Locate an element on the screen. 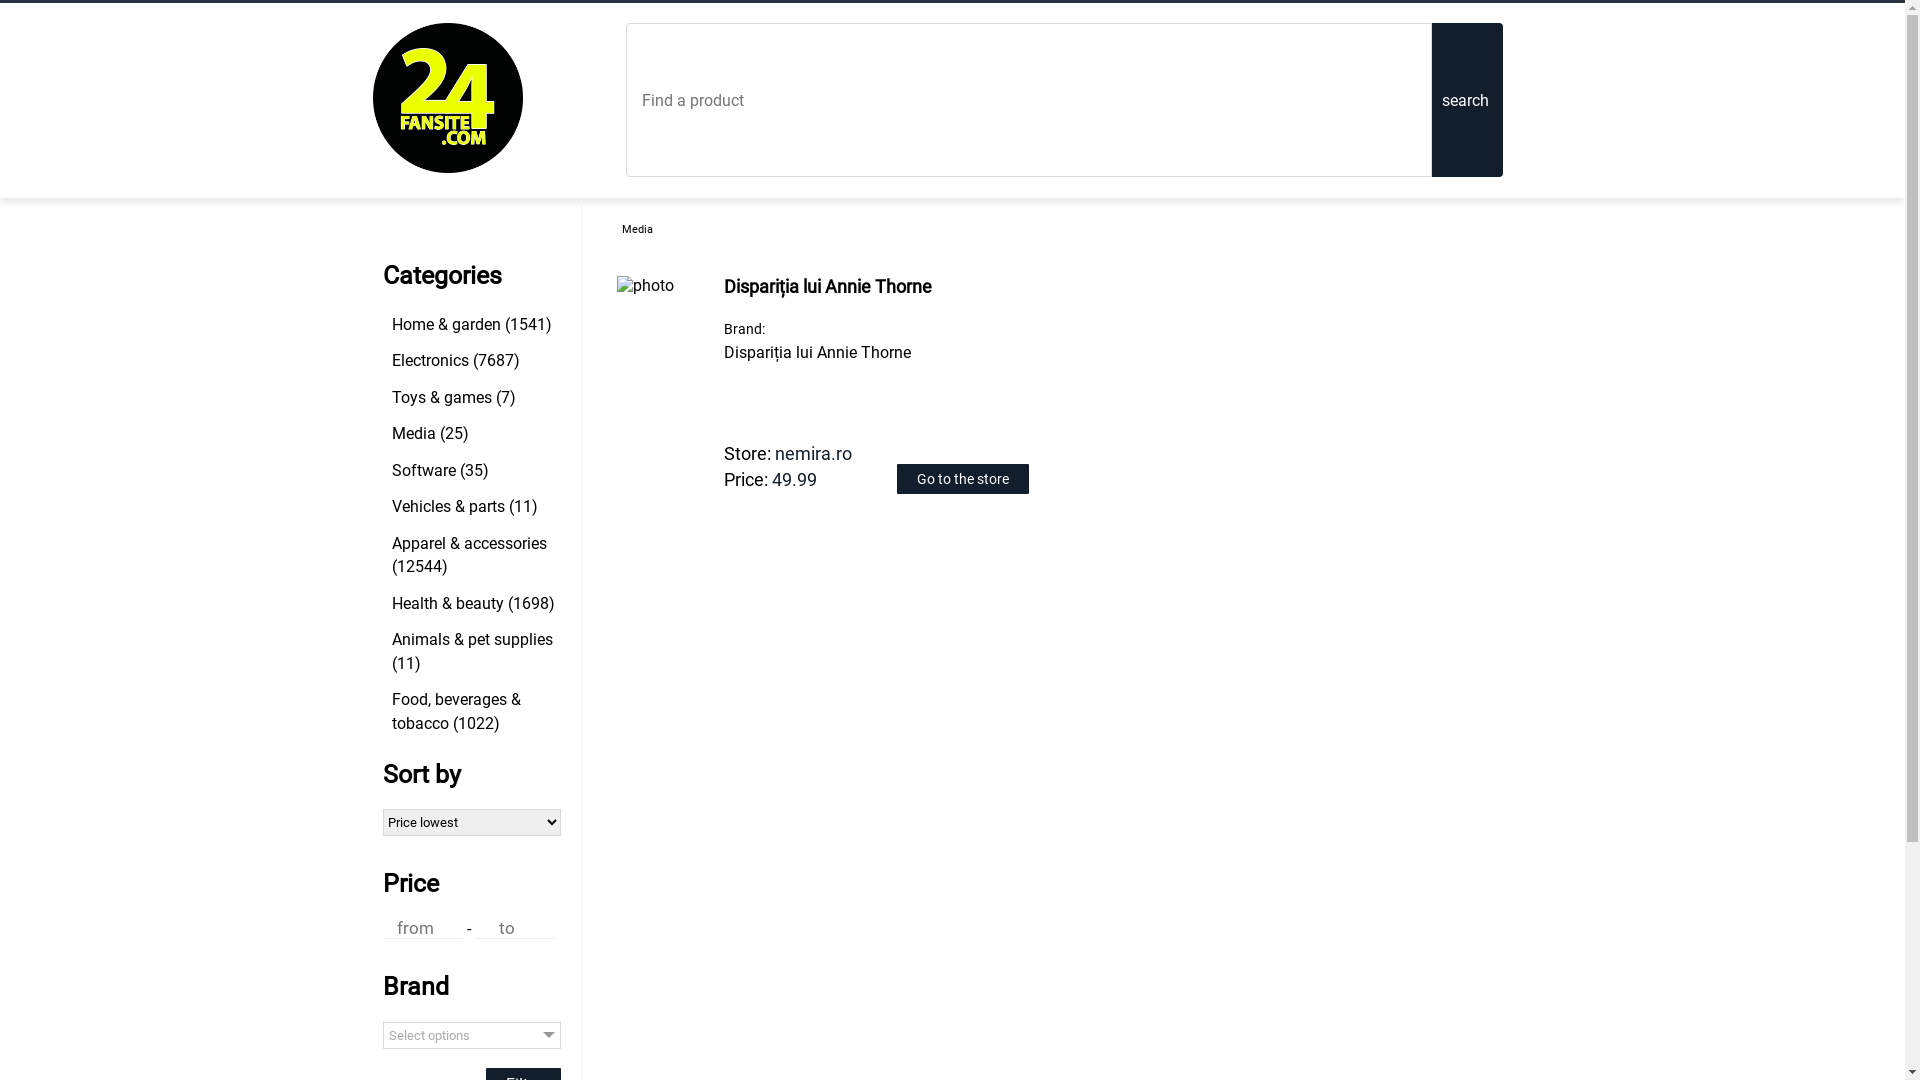 The height and width of the screenshot is (1080, 1920). 'Animals & pet supplies (11)' is located at coordinates (473, 651).